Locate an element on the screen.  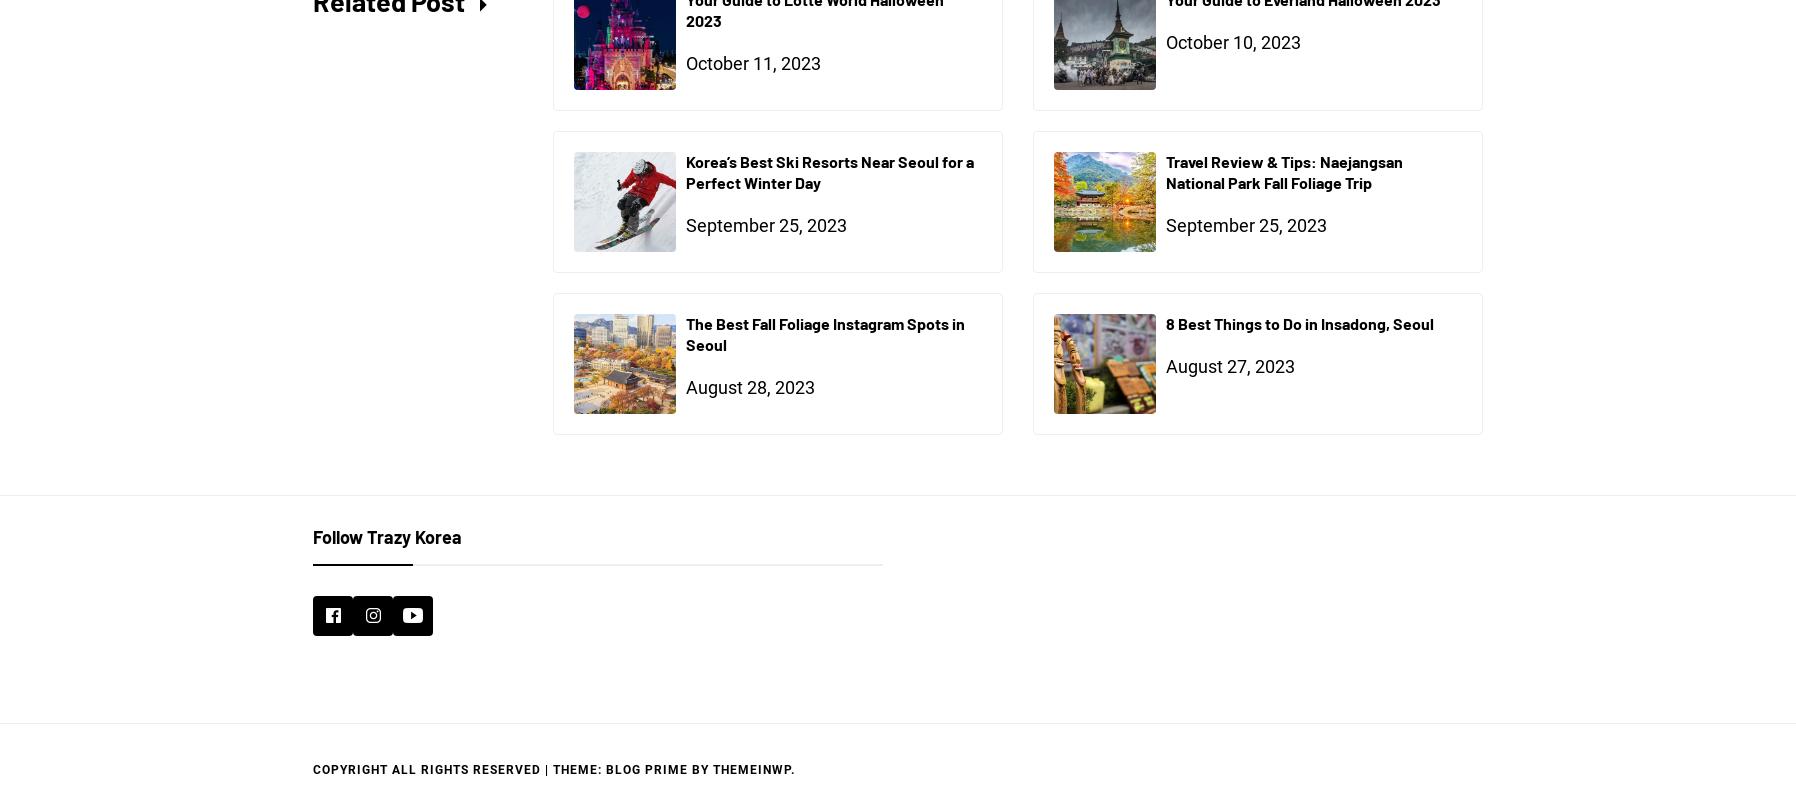
'August 28, 2023' is located at coordinates (686, 386).